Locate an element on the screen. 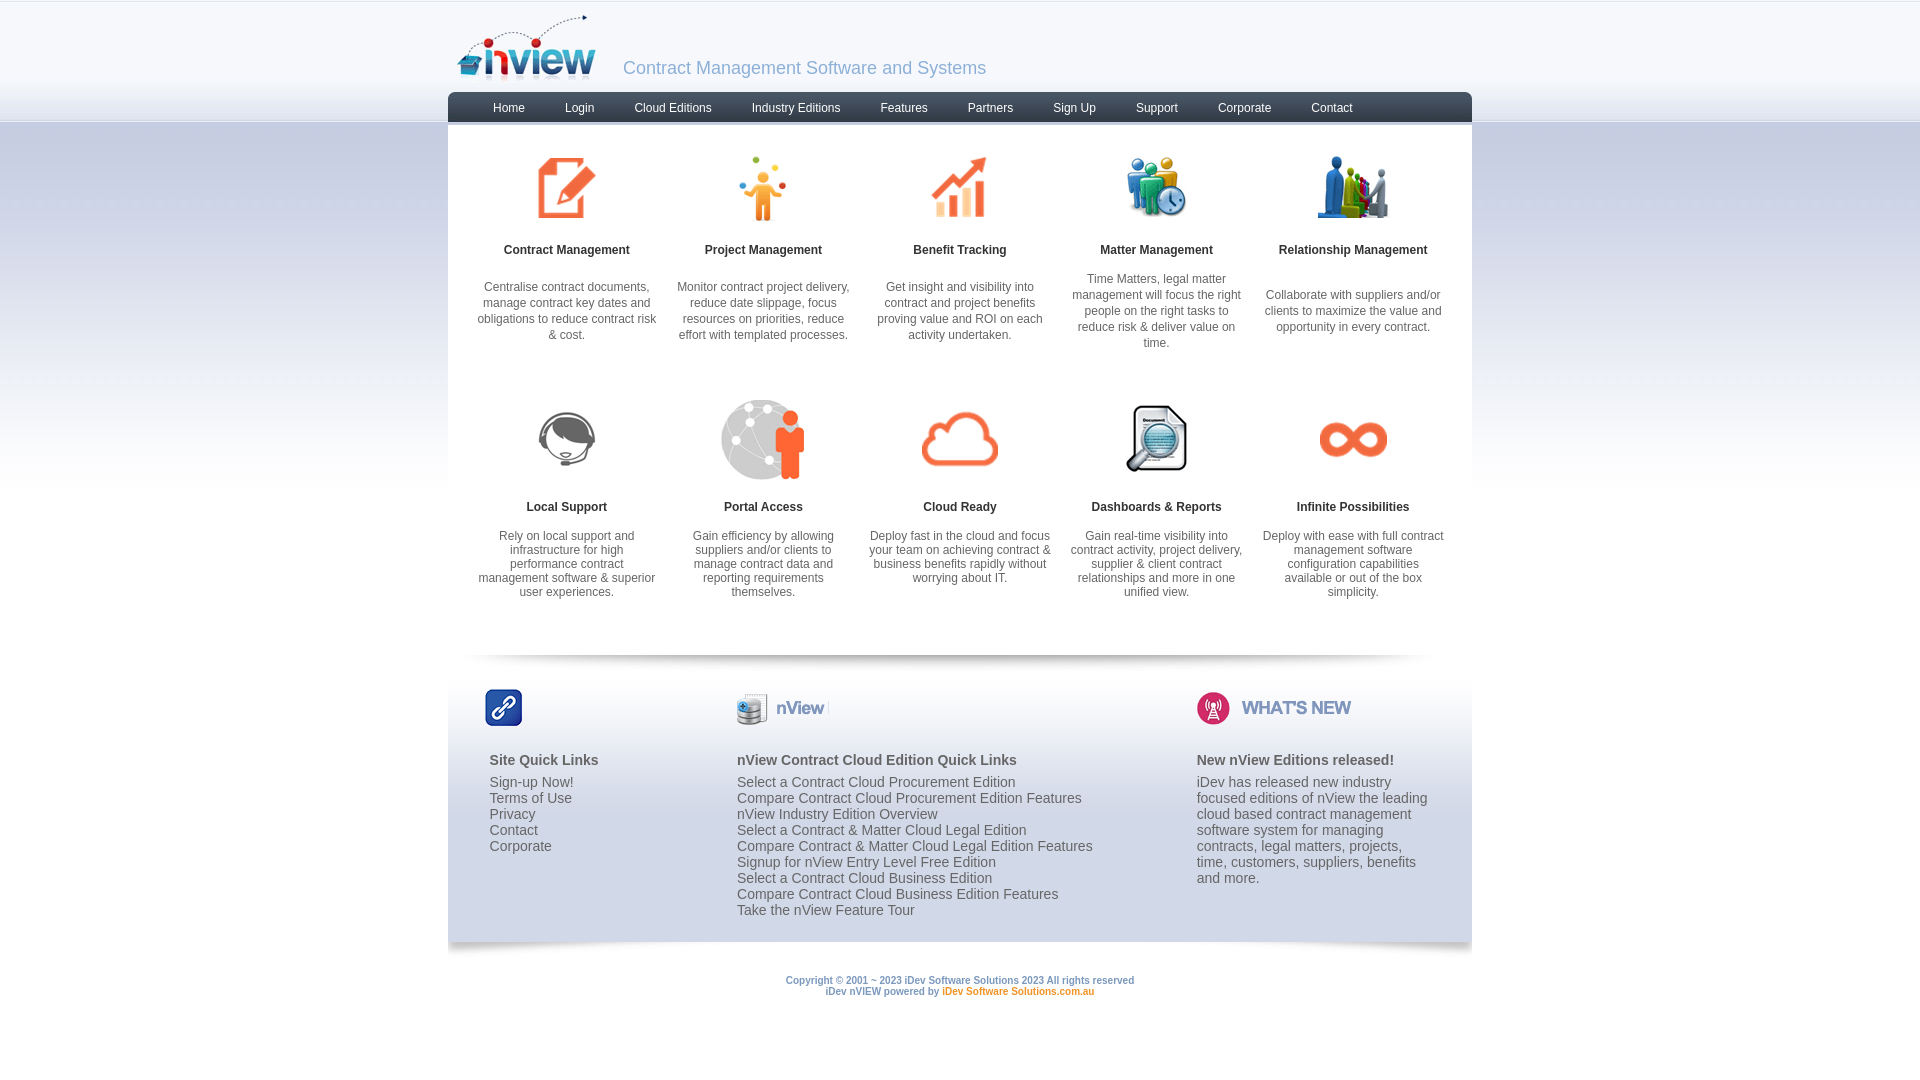 The image size is (1920, 1080). 'Home' is located at coordinates (499, 111).